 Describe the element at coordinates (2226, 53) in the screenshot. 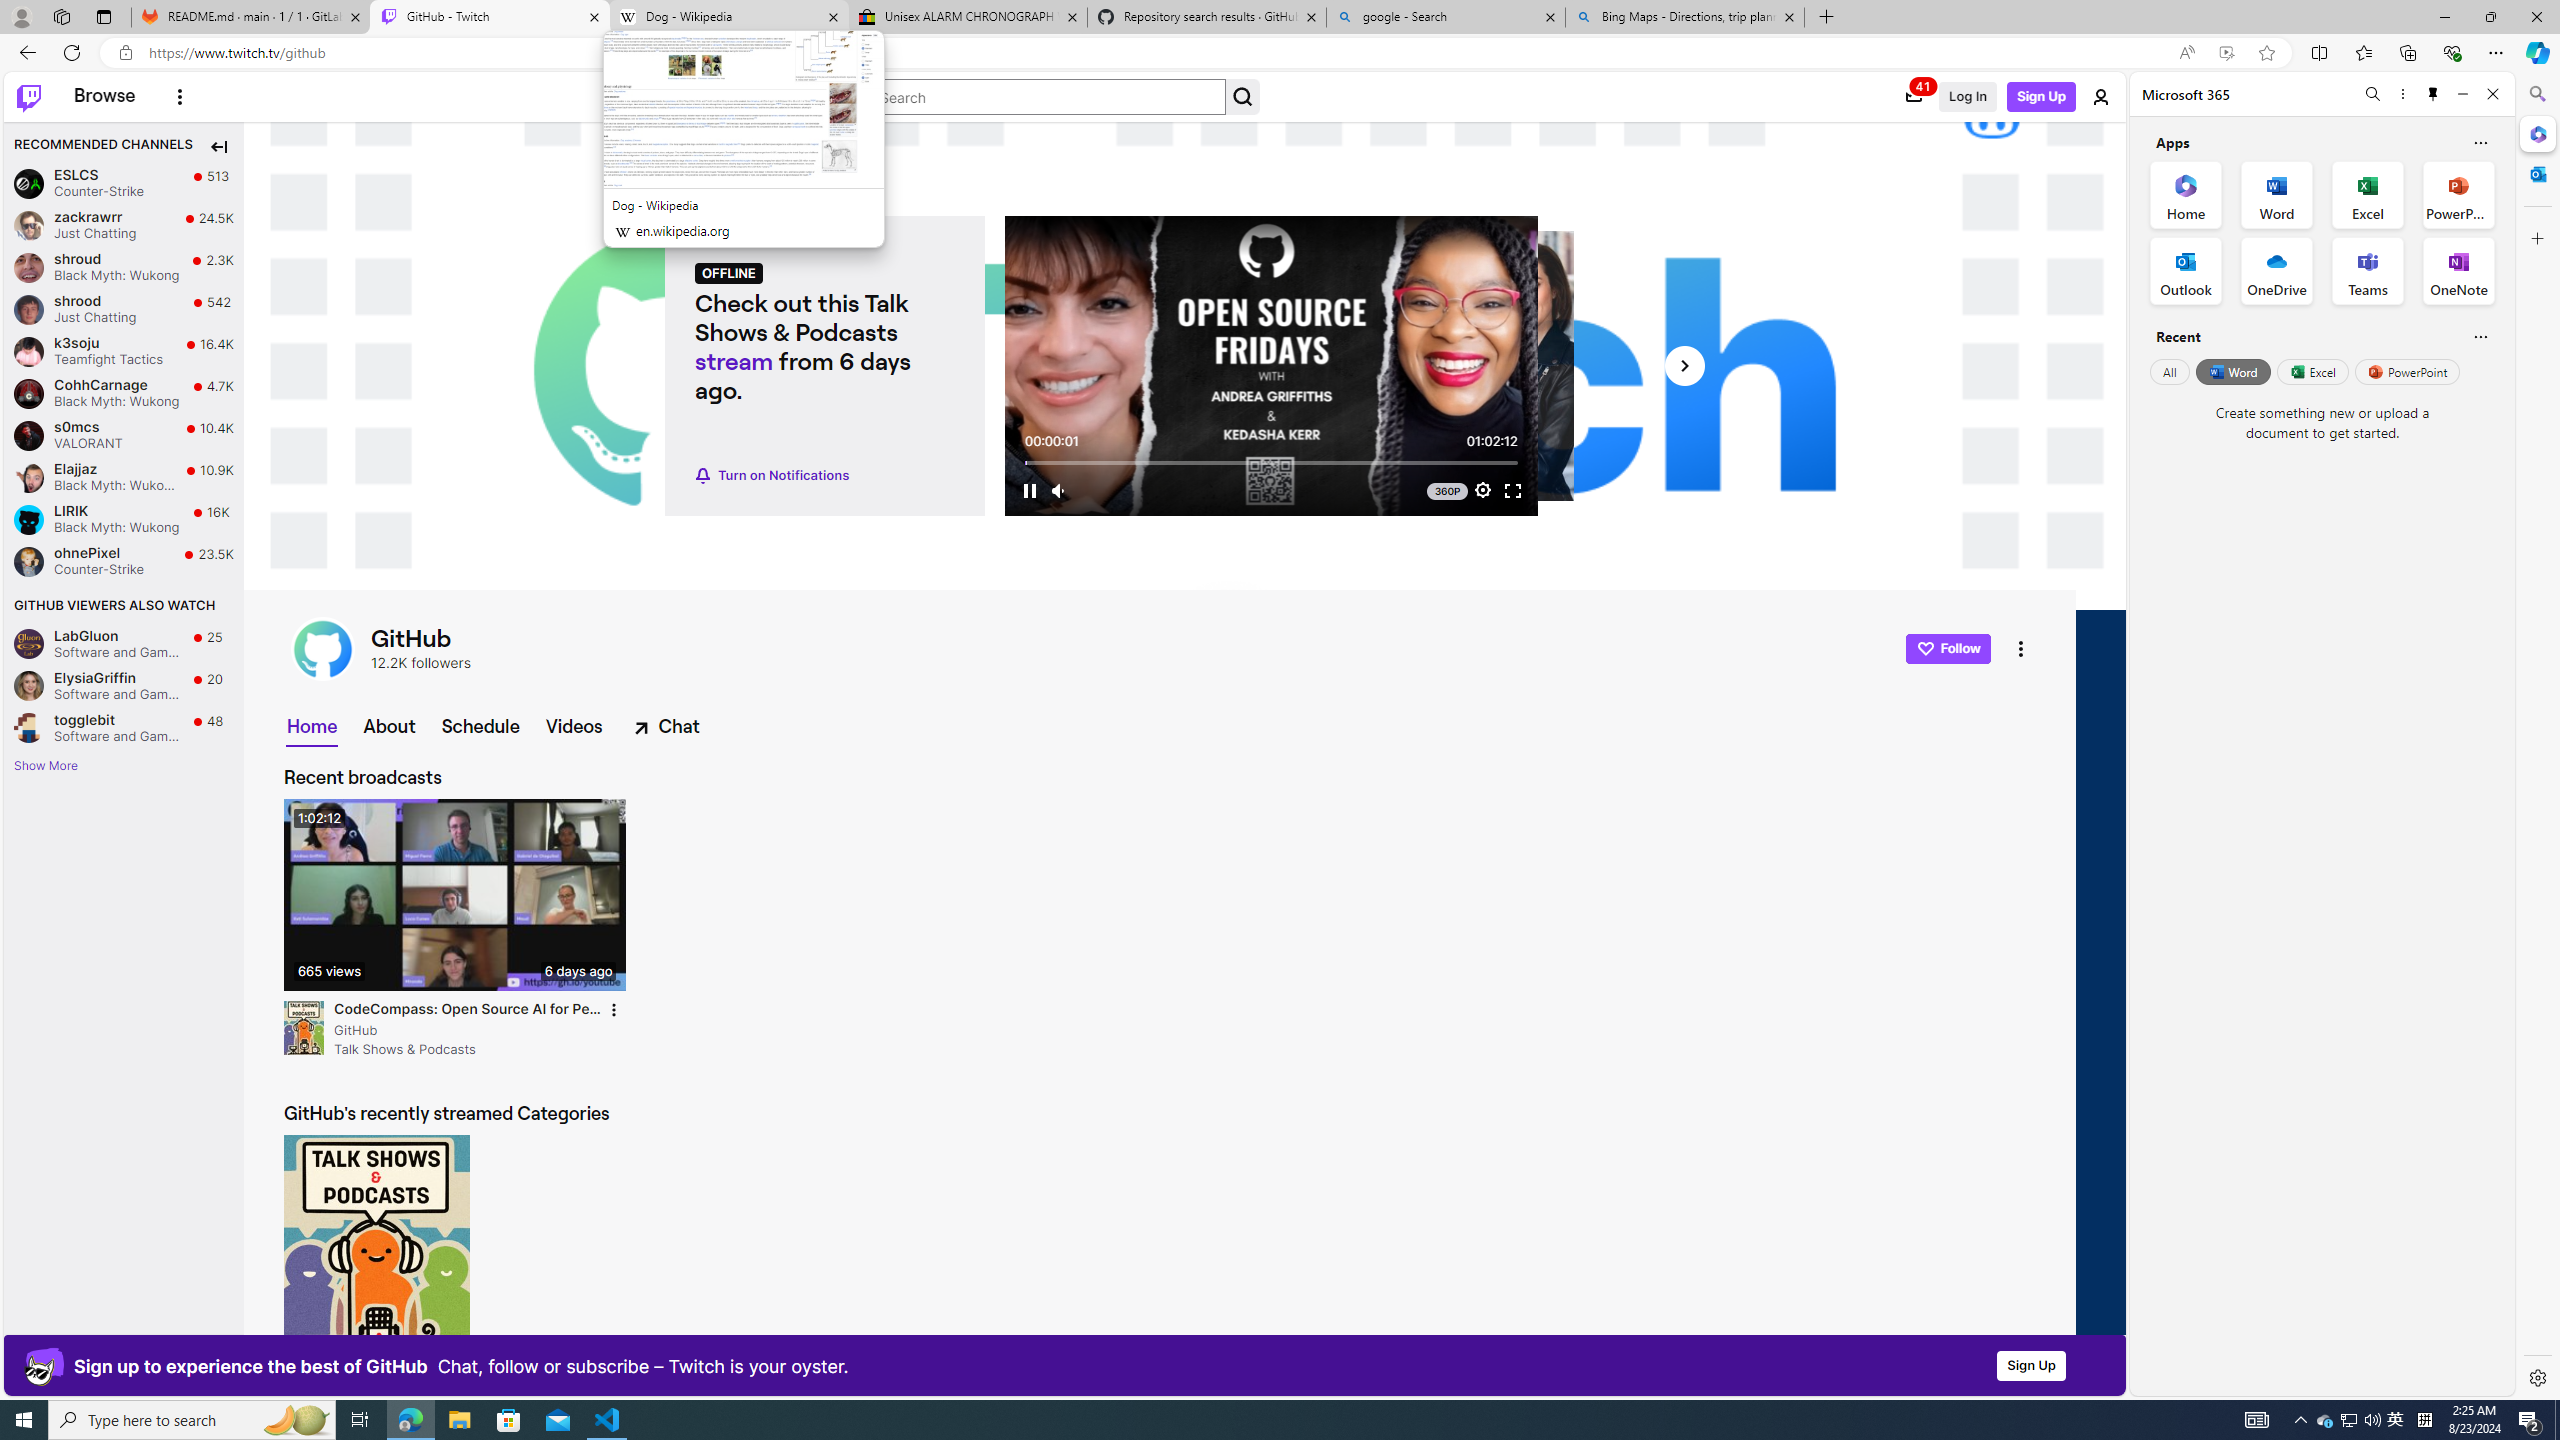

I see `'Enhance video'` at that location.